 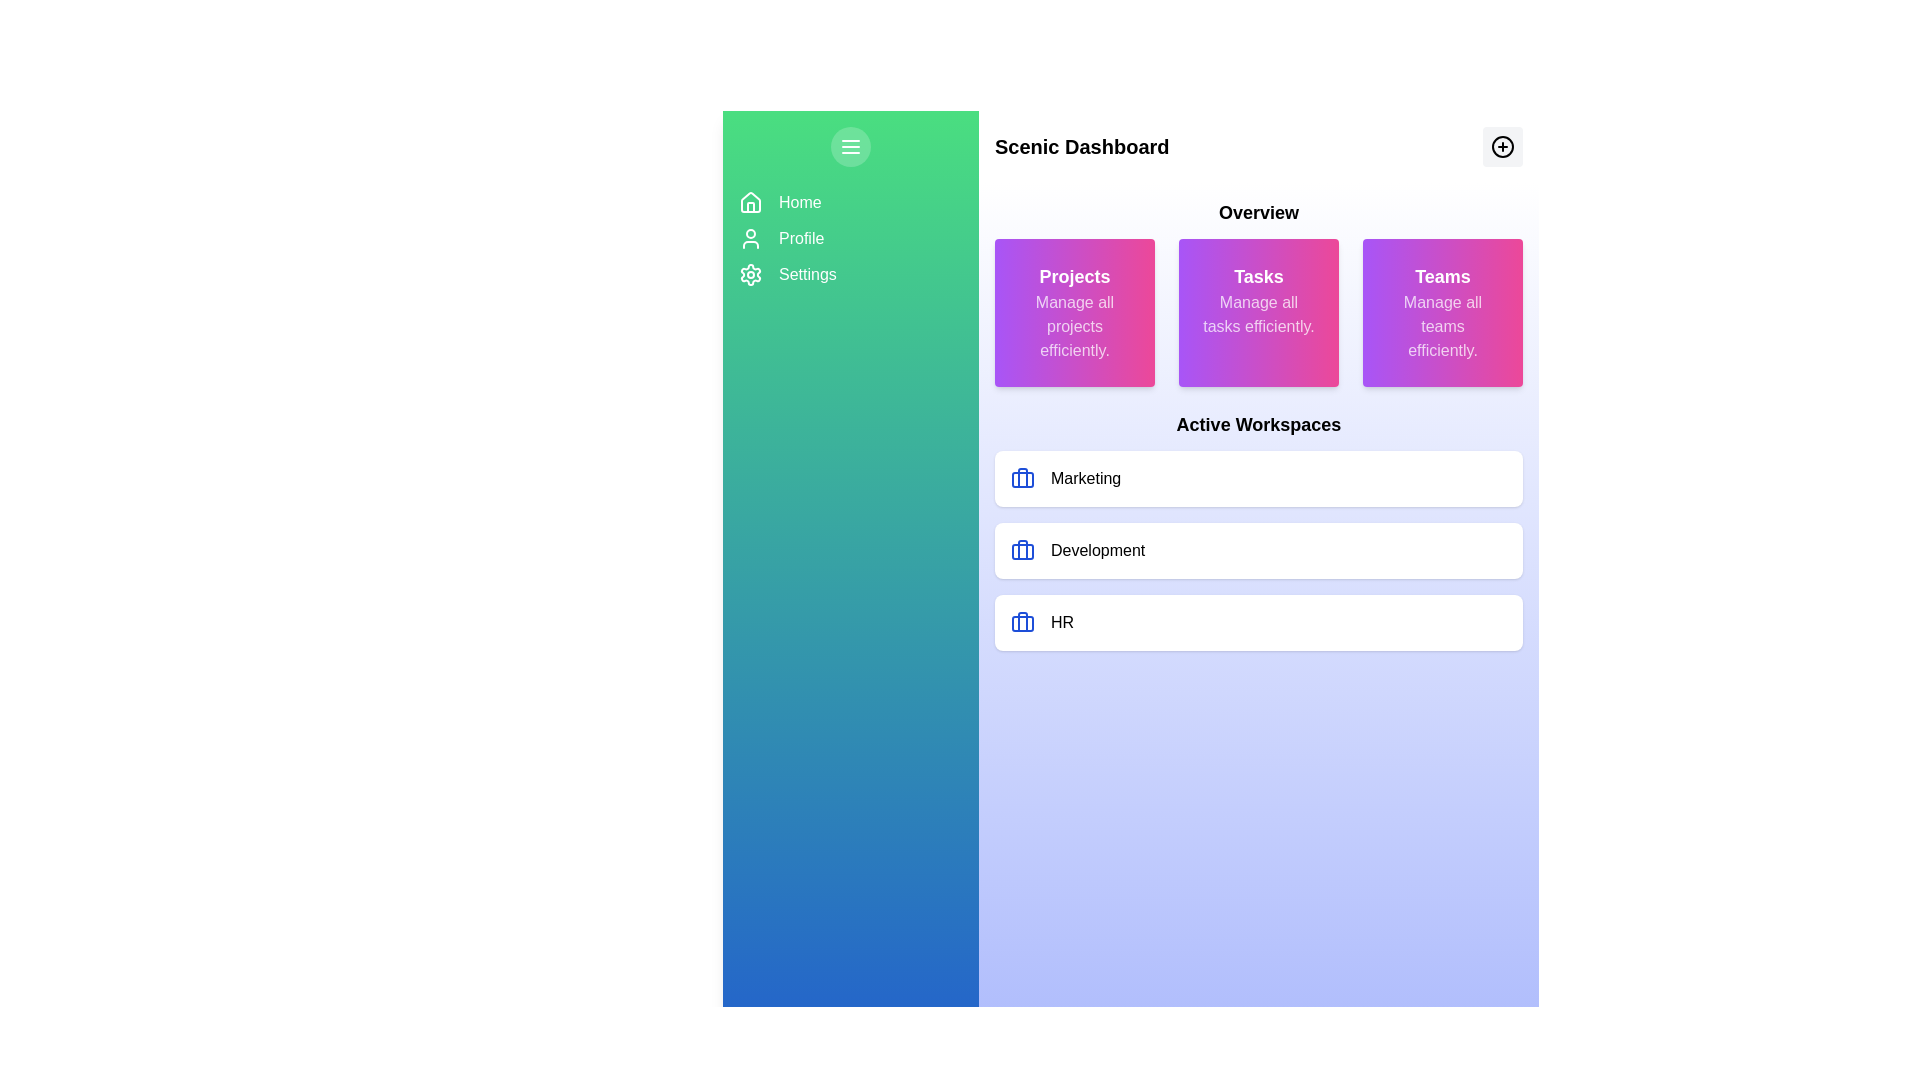 I want to click on the small circular button with a plus sign located at the top-right corner of the UI, adjacent to the header section and labeled areas such as 'Projects,' 'Tasks,' and 'Teams.', so click(x=1502, y=145).